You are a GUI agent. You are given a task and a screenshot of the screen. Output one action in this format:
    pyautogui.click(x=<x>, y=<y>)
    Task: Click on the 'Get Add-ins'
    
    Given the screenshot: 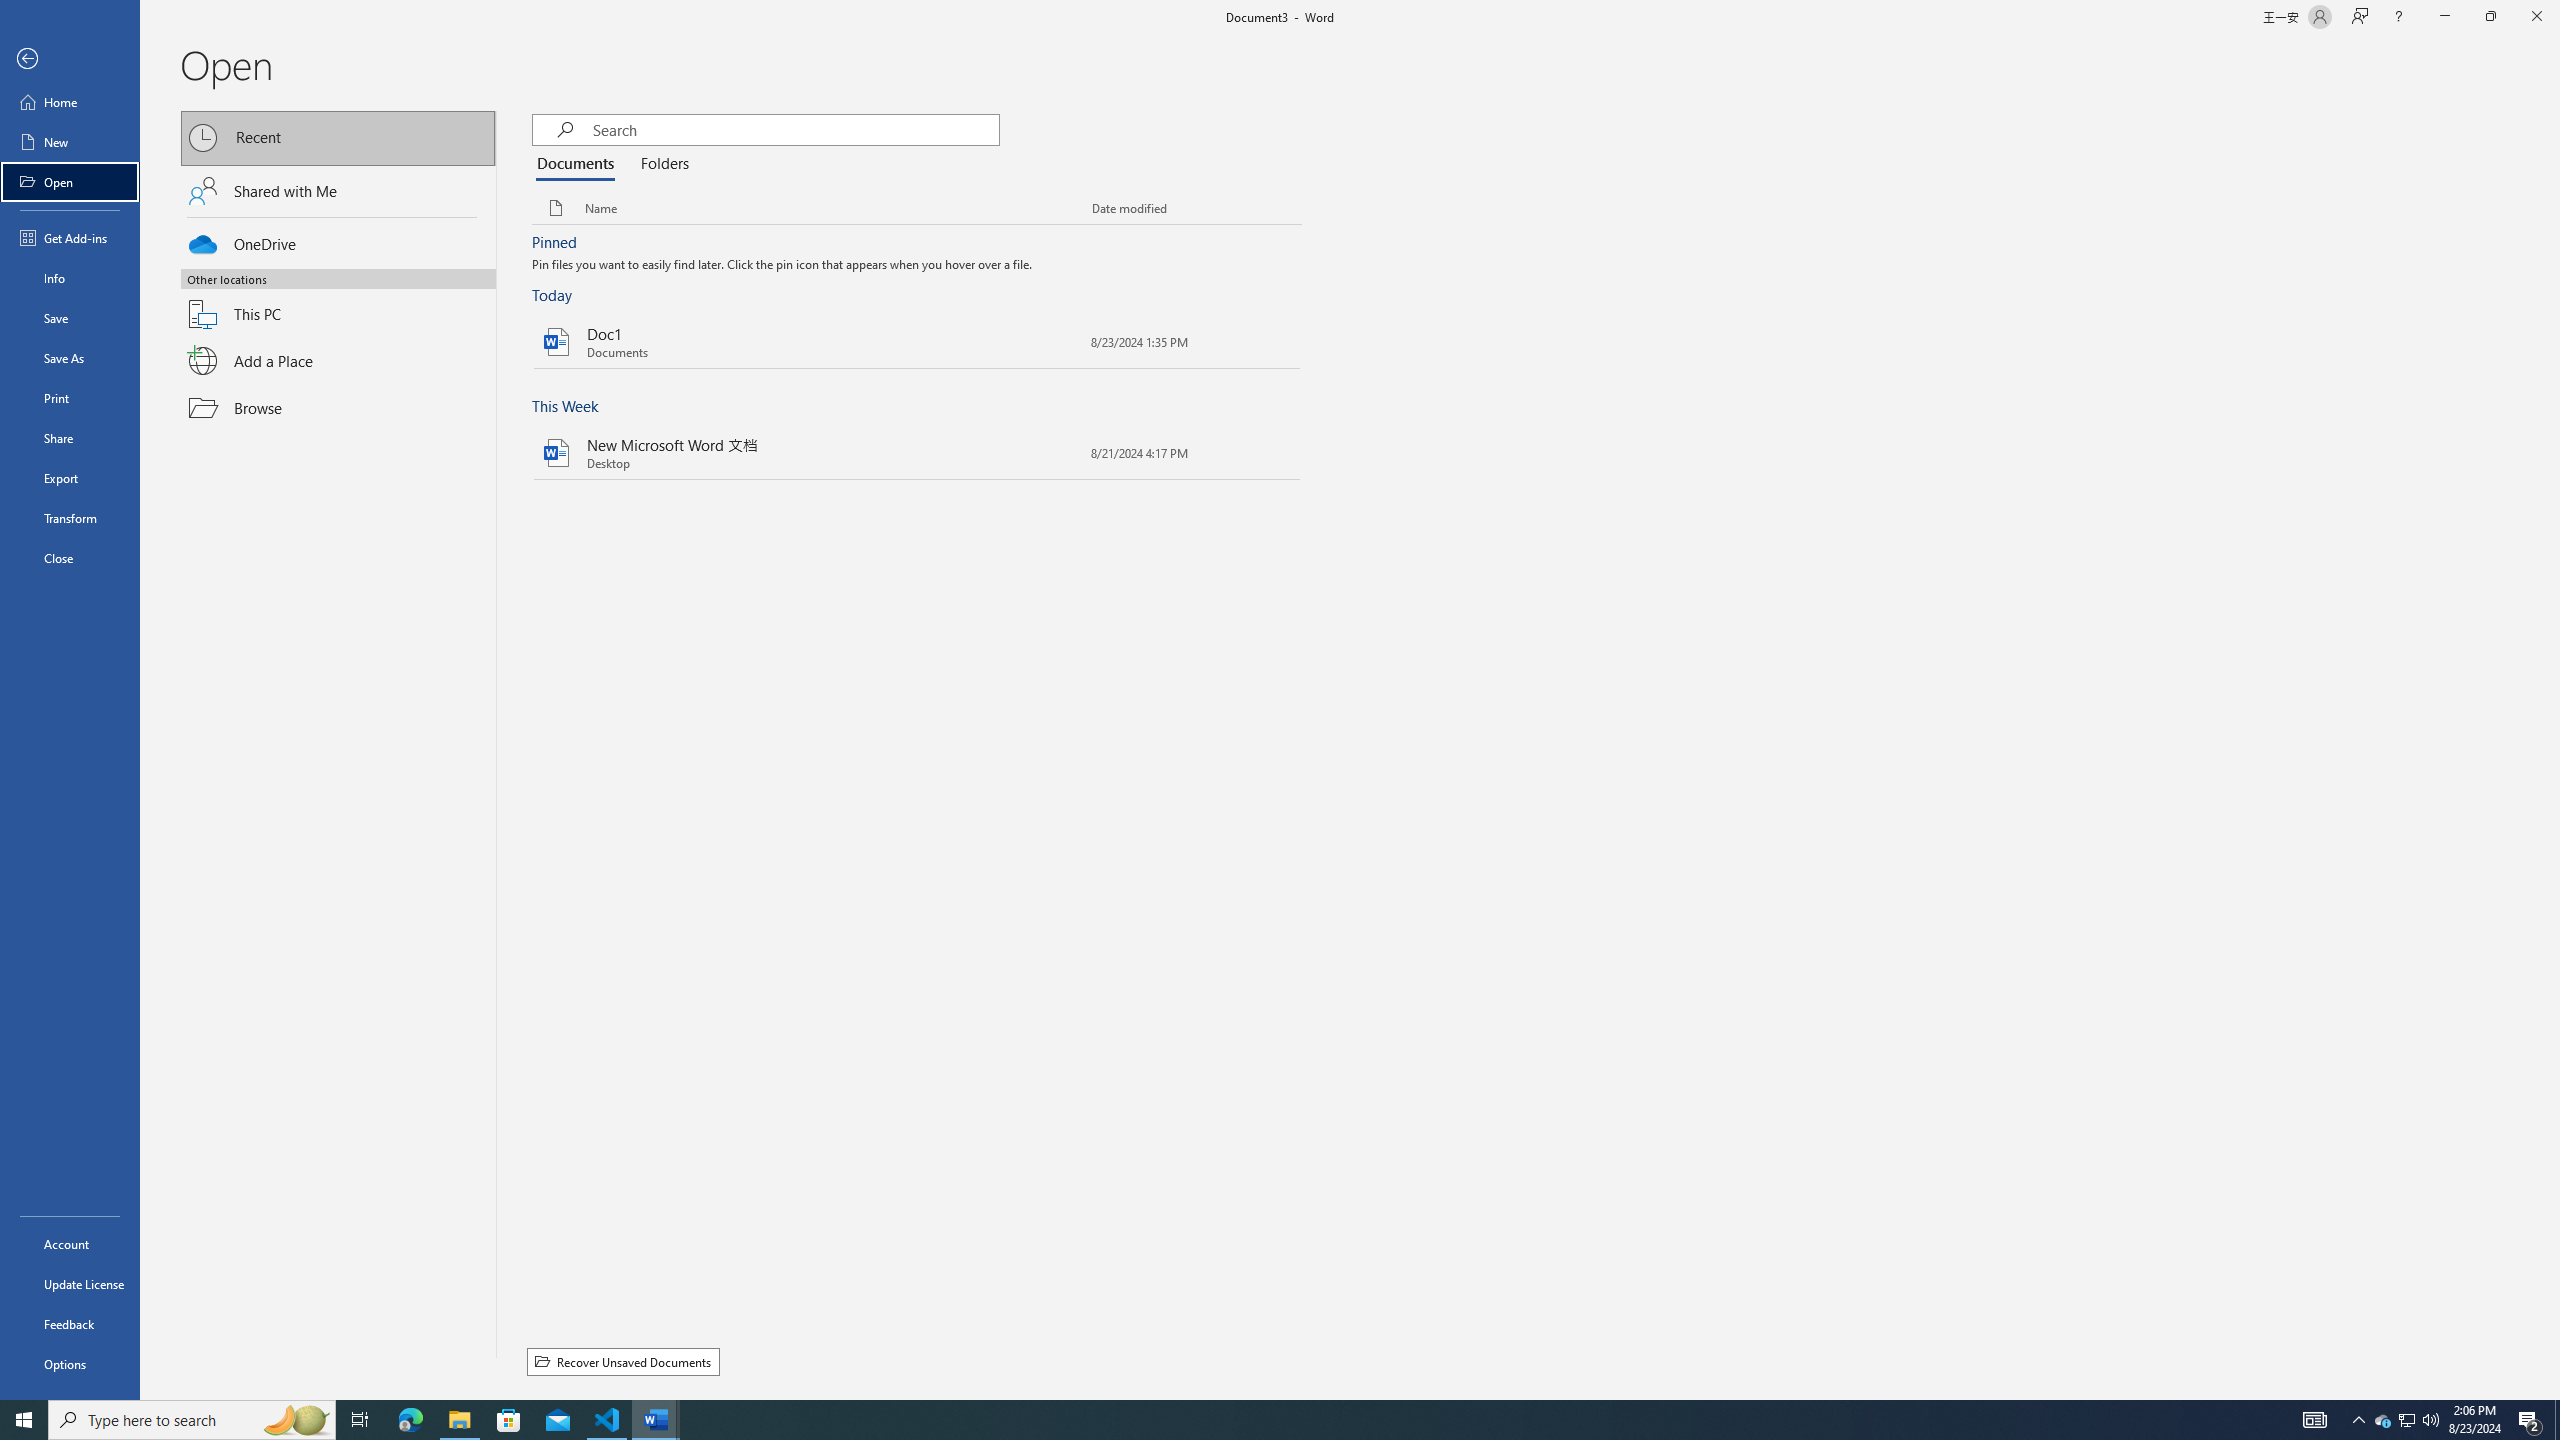 What is the action you would take?
    pyautogui.click(x=69, y=237)
    